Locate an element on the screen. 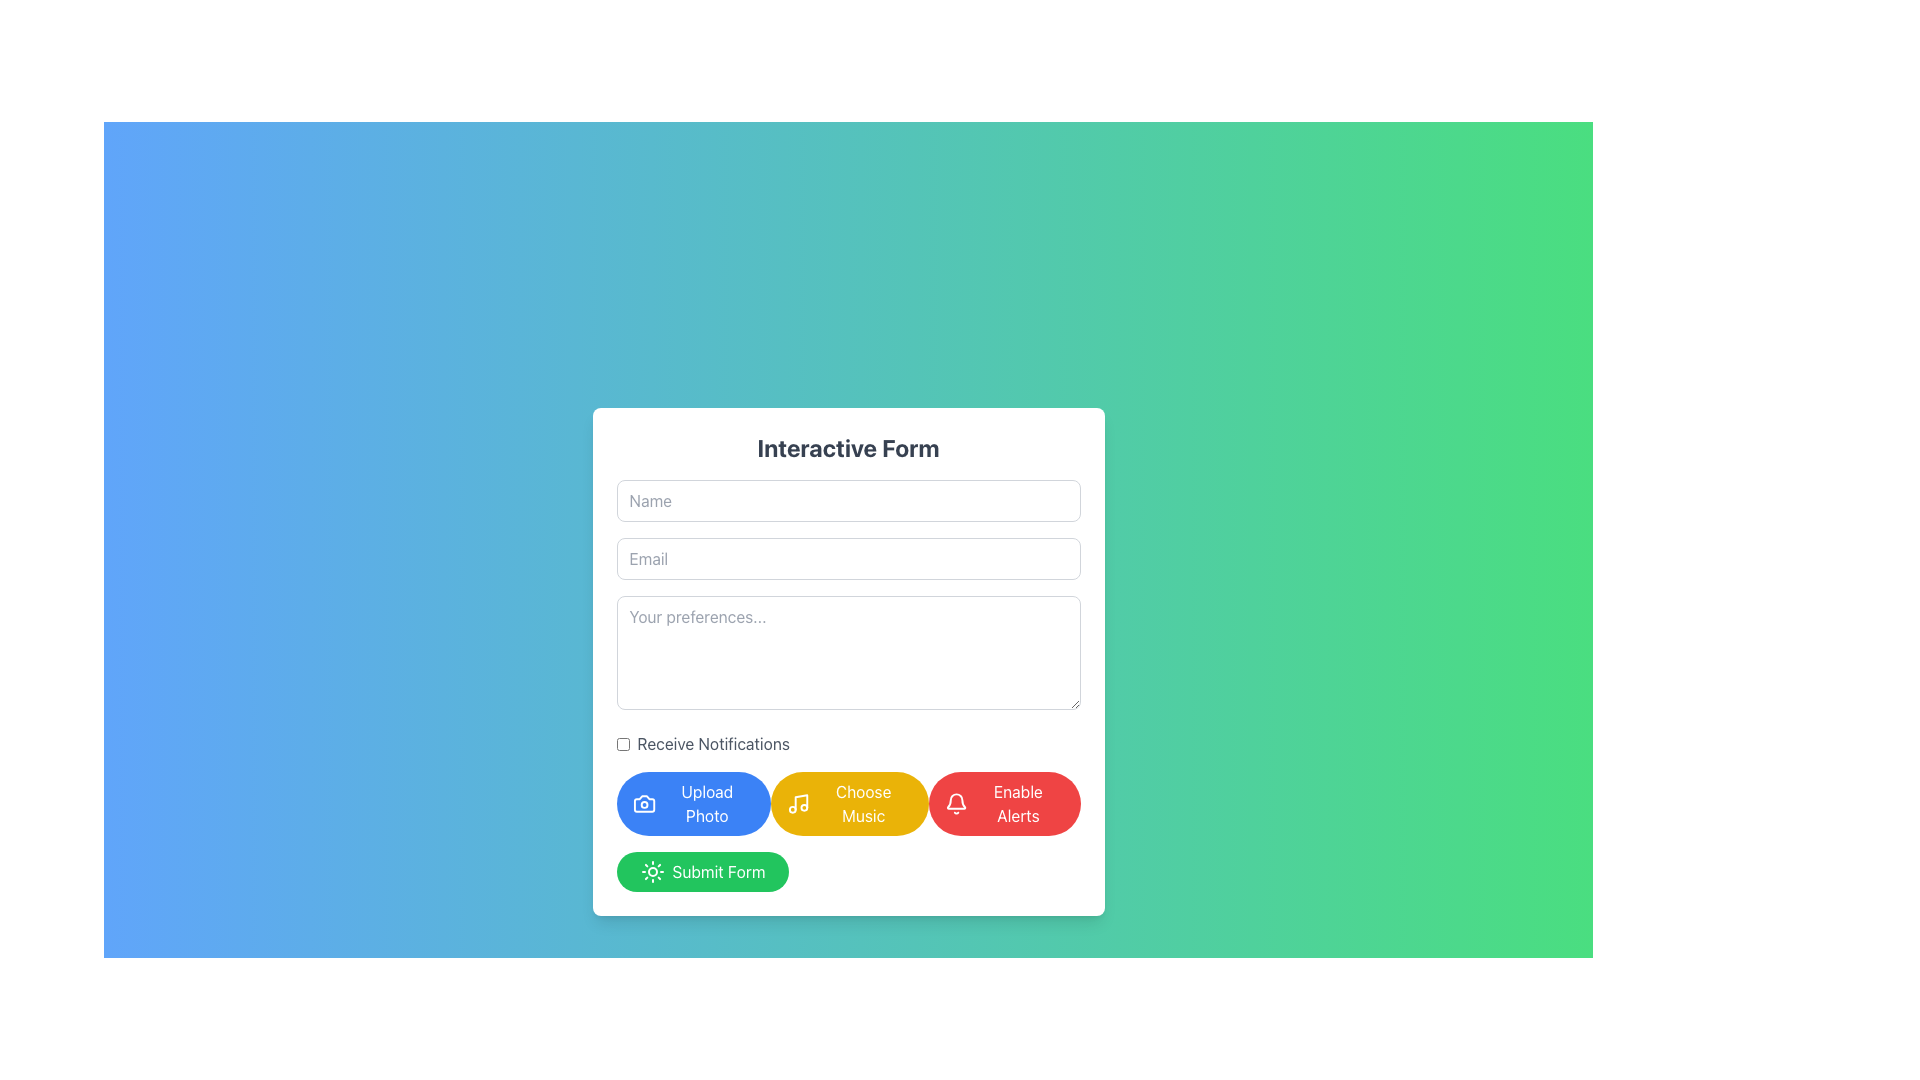 This screenshot has width=1920, height=1080. the green 'Submit Form' button with a sun icon is located at coordinates (702, 870).